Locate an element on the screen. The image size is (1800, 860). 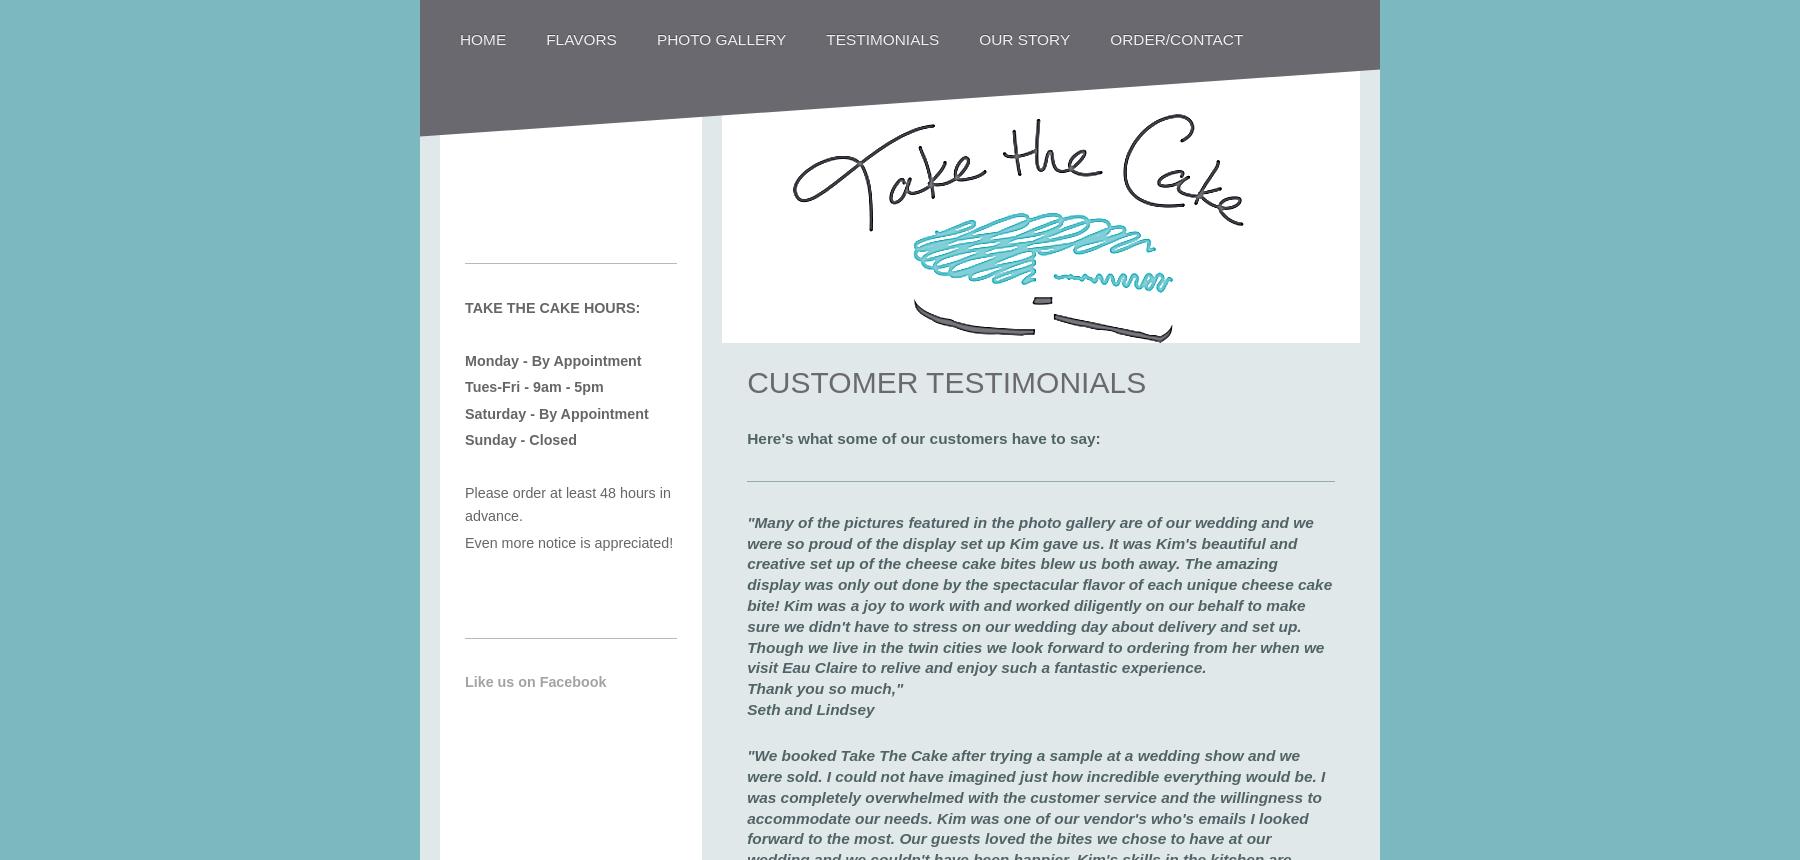
'Our Story' is located at coordinates (1024, 38).